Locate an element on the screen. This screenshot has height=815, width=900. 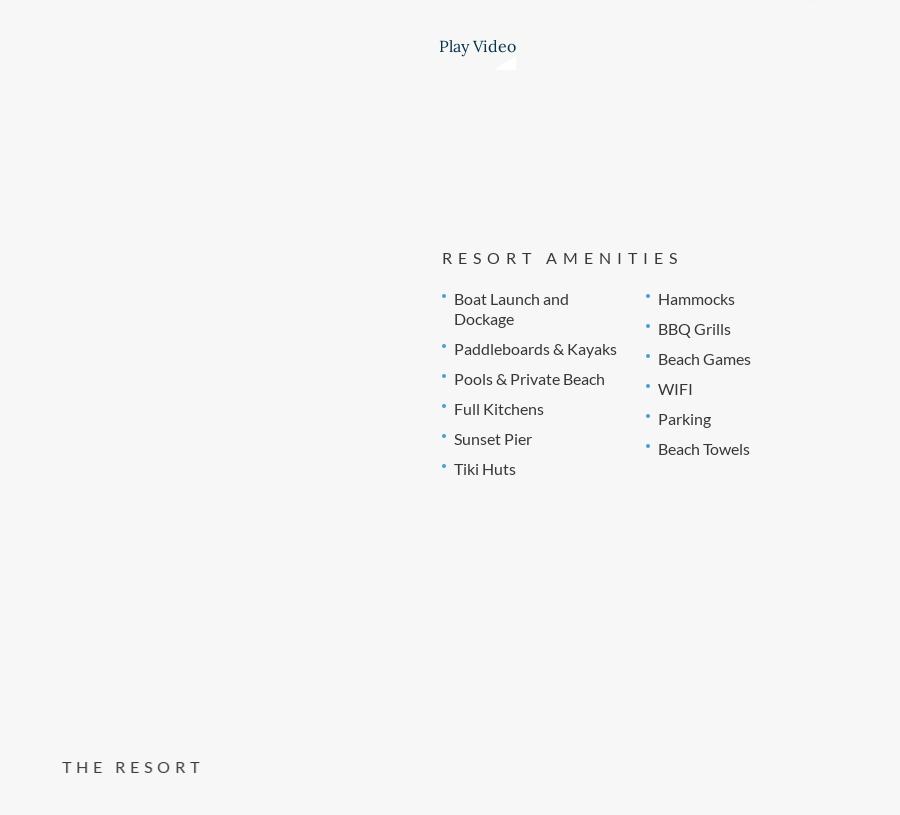
'Paddleboards & Kayaks' is located at coordinates (451, 346).